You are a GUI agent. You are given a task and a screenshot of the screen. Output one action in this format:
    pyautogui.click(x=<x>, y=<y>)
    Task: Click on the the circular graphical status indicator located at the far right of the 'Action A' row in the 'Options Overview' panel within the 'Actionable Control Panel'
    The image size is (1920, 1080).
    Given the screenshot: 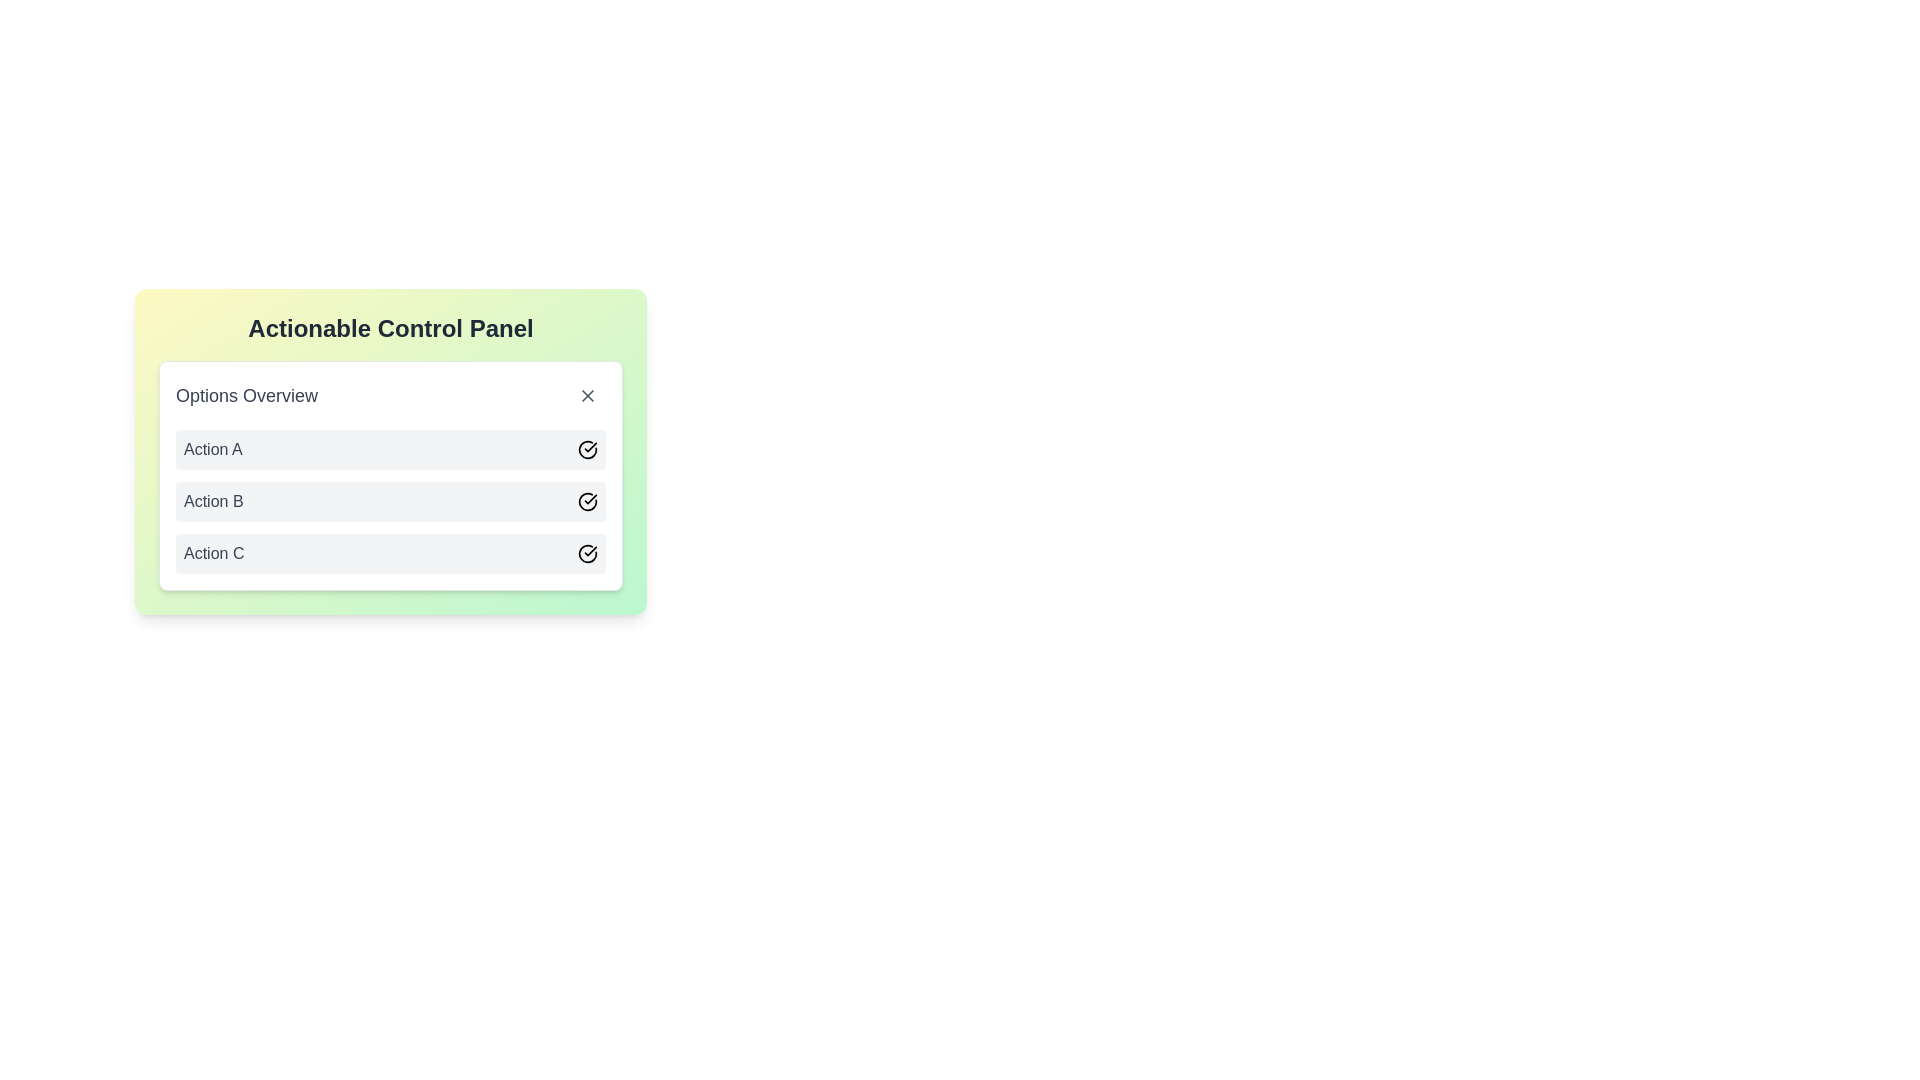 What is the action you would take?
    pyautogui.click(x=587, y=447)
    